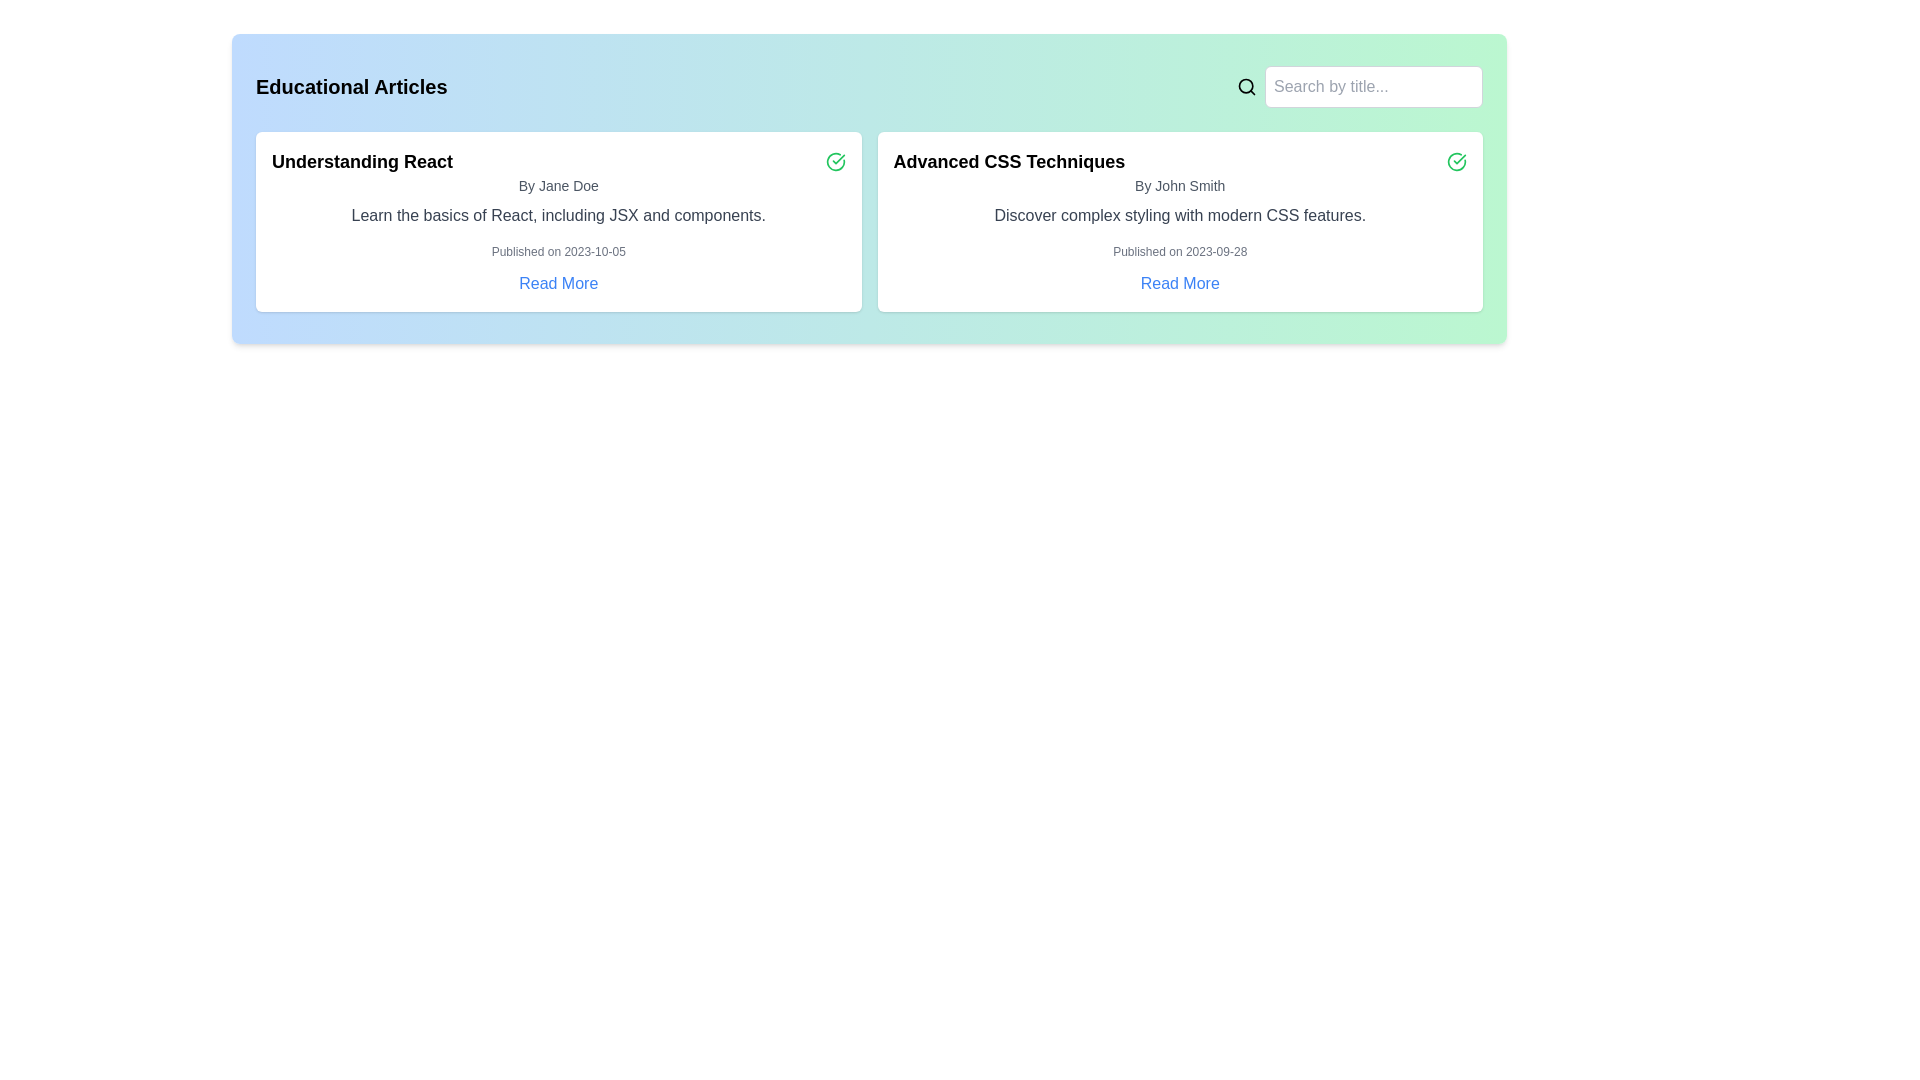 This screenshot has width=1920, height=1080. I want to click on the visual indicator icon located at the top-right of the 'Understanding React' section, which marks content as completed or approved, so click(835, 161).